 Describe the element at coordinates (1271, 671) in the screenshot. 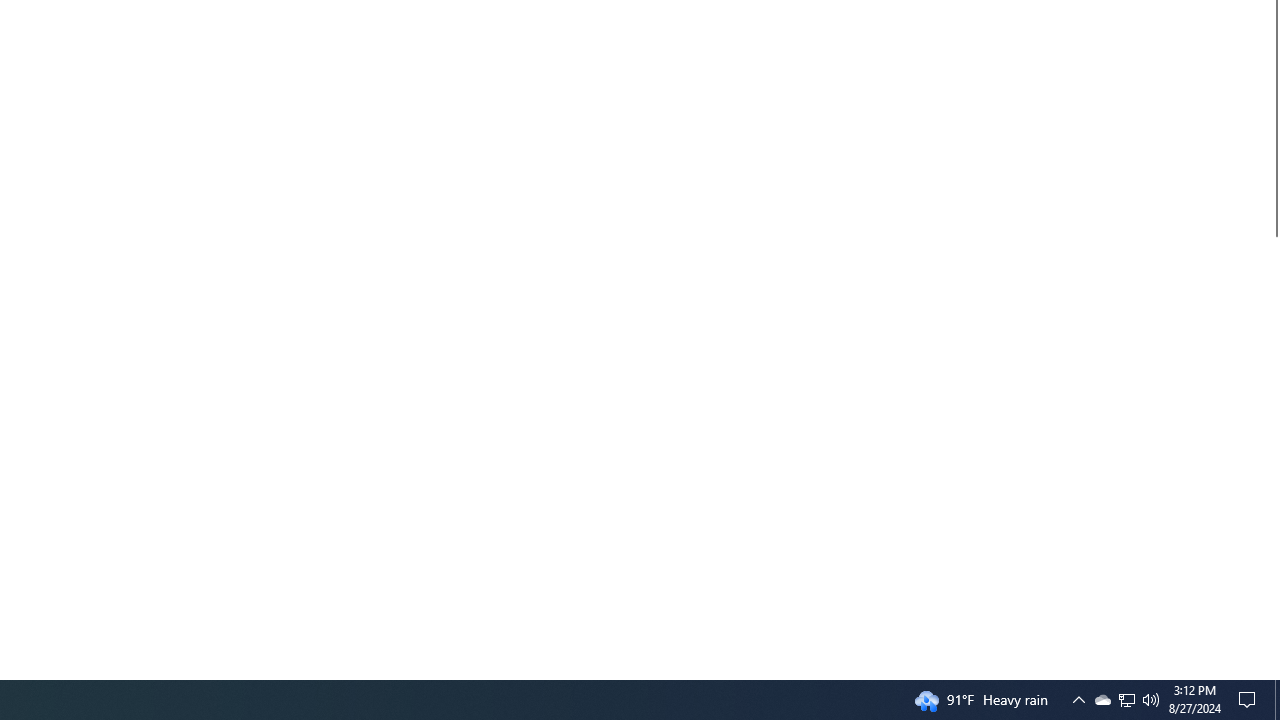

I see `'Vertical Small Increase'` at that location.